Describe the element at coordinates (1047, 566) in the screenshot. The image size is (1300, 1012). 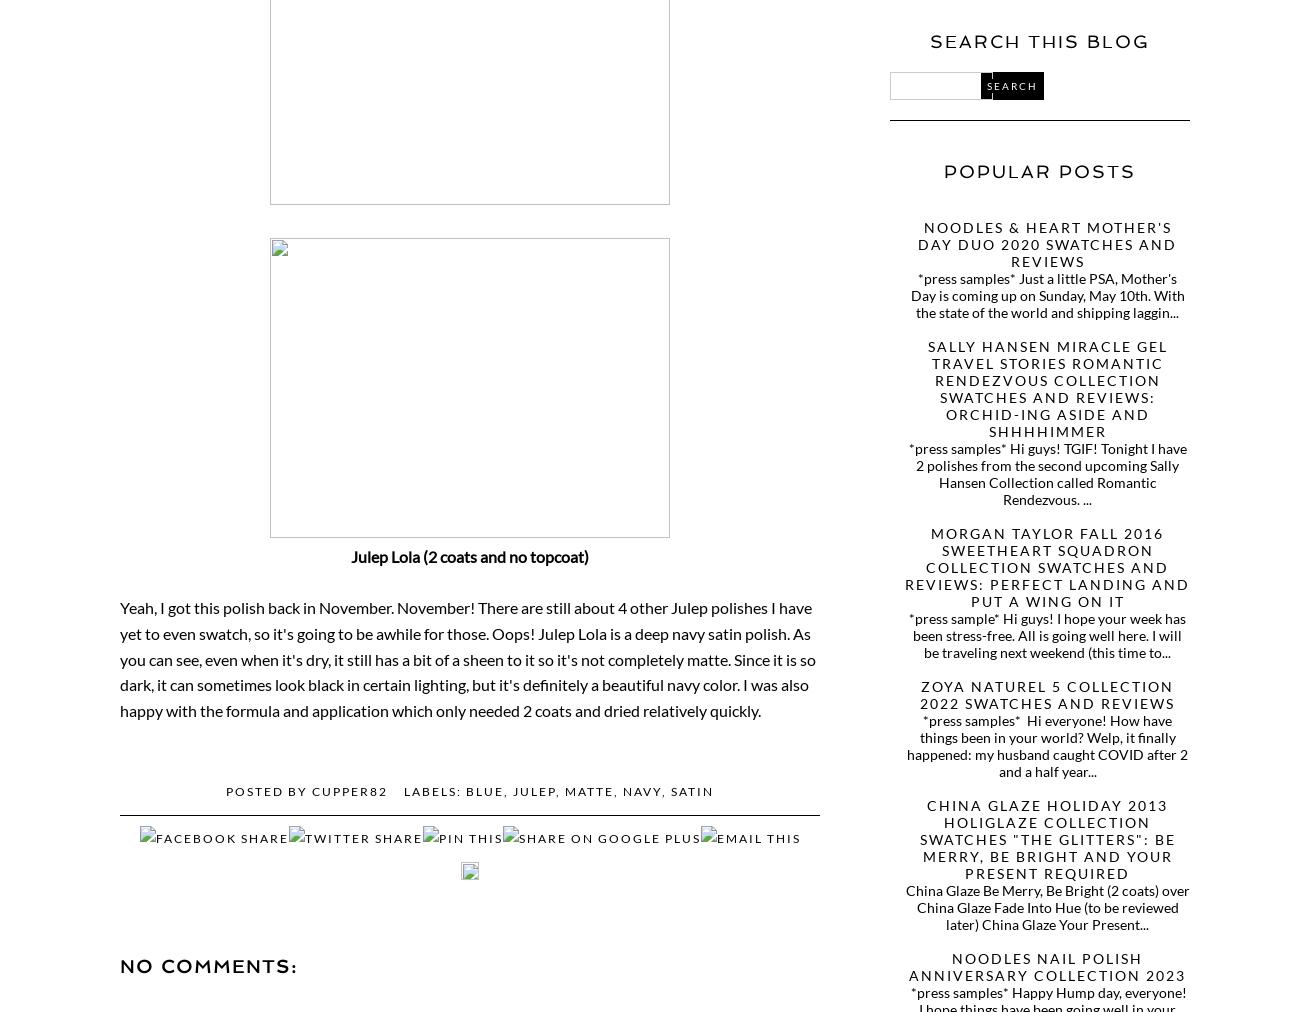
I see `'Morgan Taylor Fall 2016 Sweetheart Squadron Collection Swatches and Reviews: Perfect Landing and Put a Wing On It'` at that location.